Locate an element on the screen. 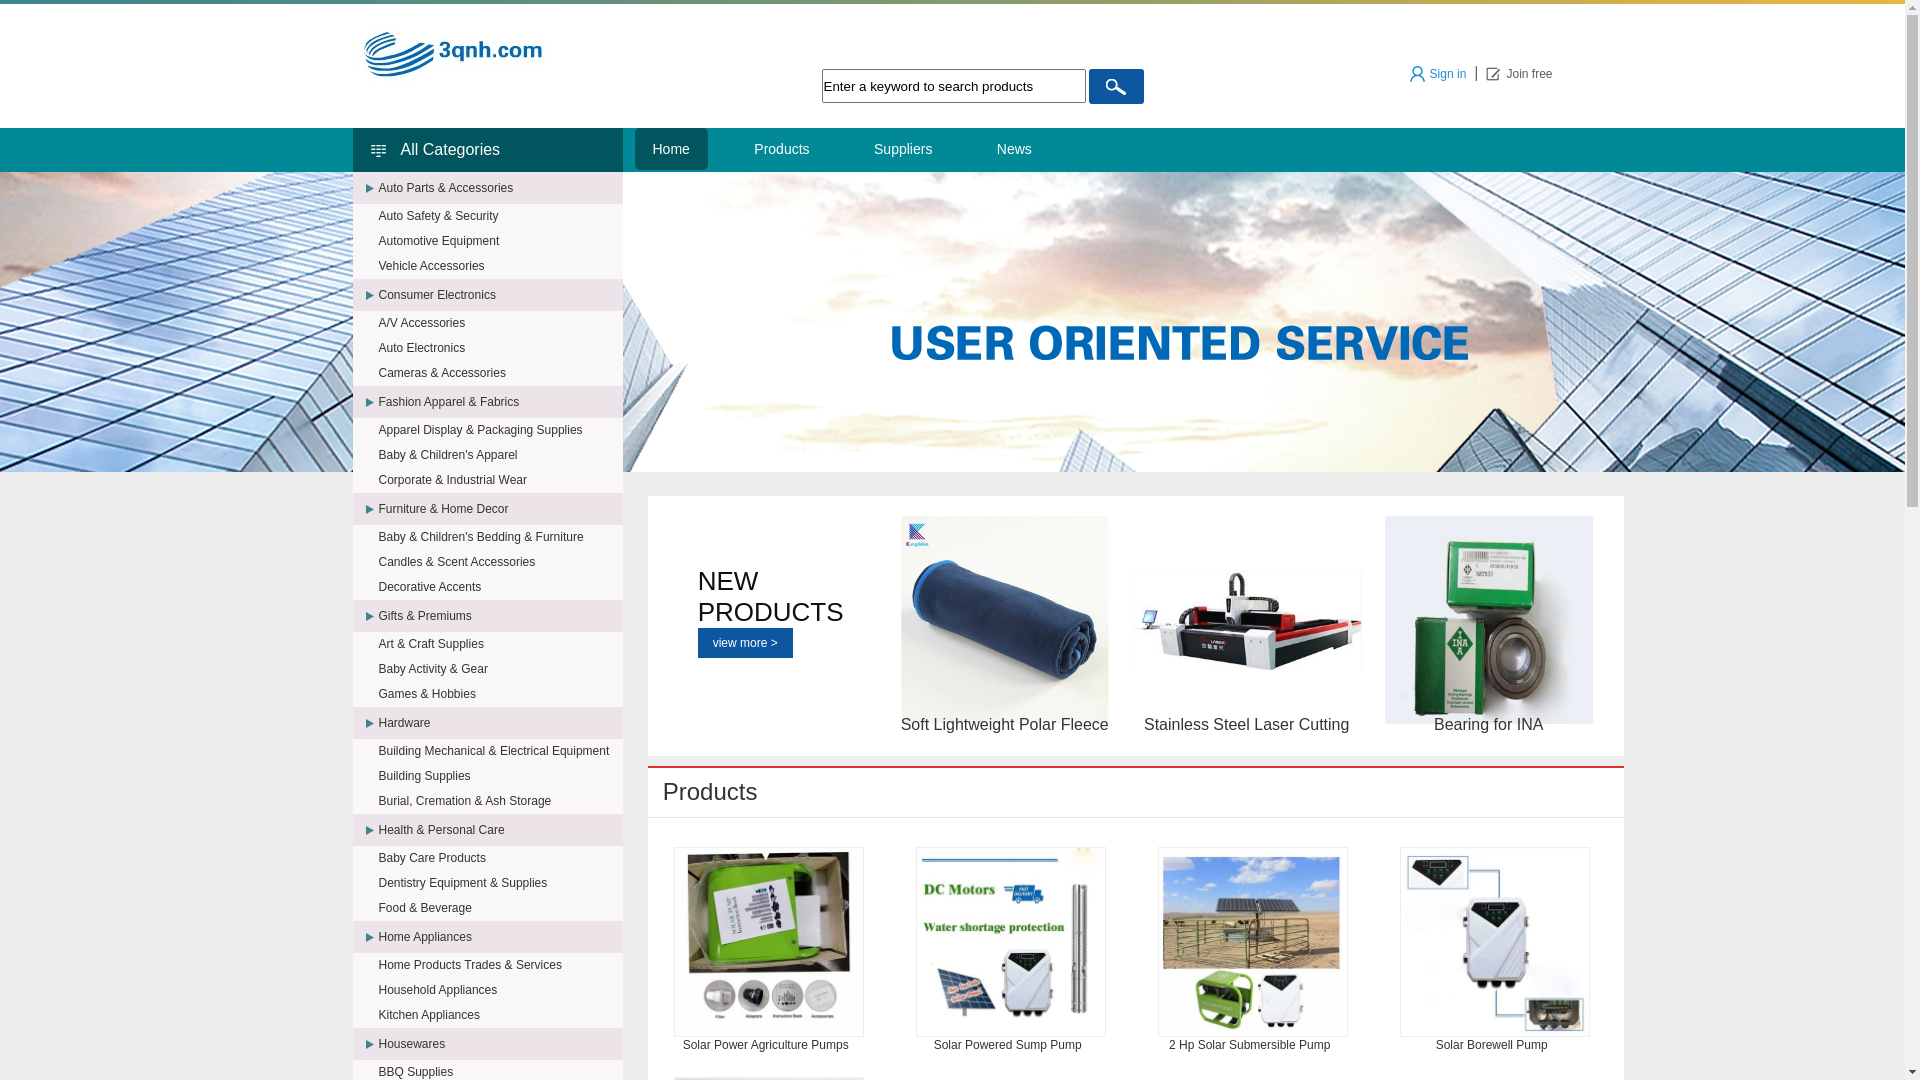 The height and width of the screenshot is (1080, 1920). 'Health & Personal Care' is located at coordinates (499, 829).